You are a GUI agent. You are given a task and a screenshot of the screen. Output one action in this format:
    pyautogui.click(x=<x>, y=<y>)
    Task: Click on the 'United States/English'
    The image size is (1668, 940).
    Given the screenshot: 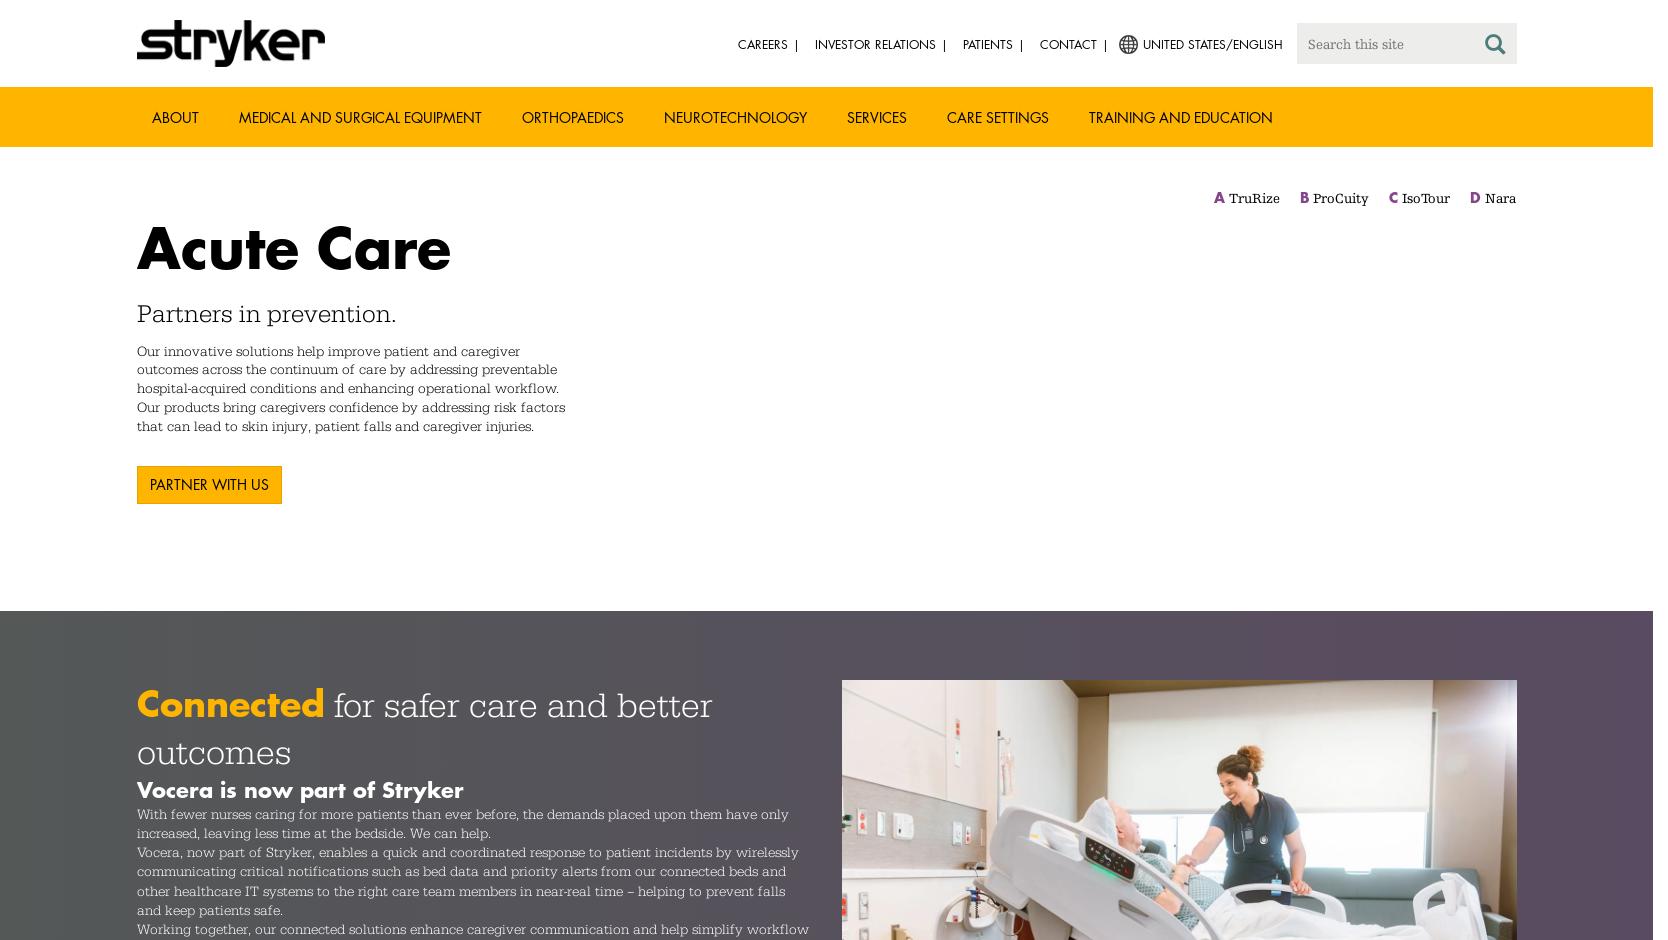 What is the action you would take?
    pyautogui.click(x=1142, y=43)
    